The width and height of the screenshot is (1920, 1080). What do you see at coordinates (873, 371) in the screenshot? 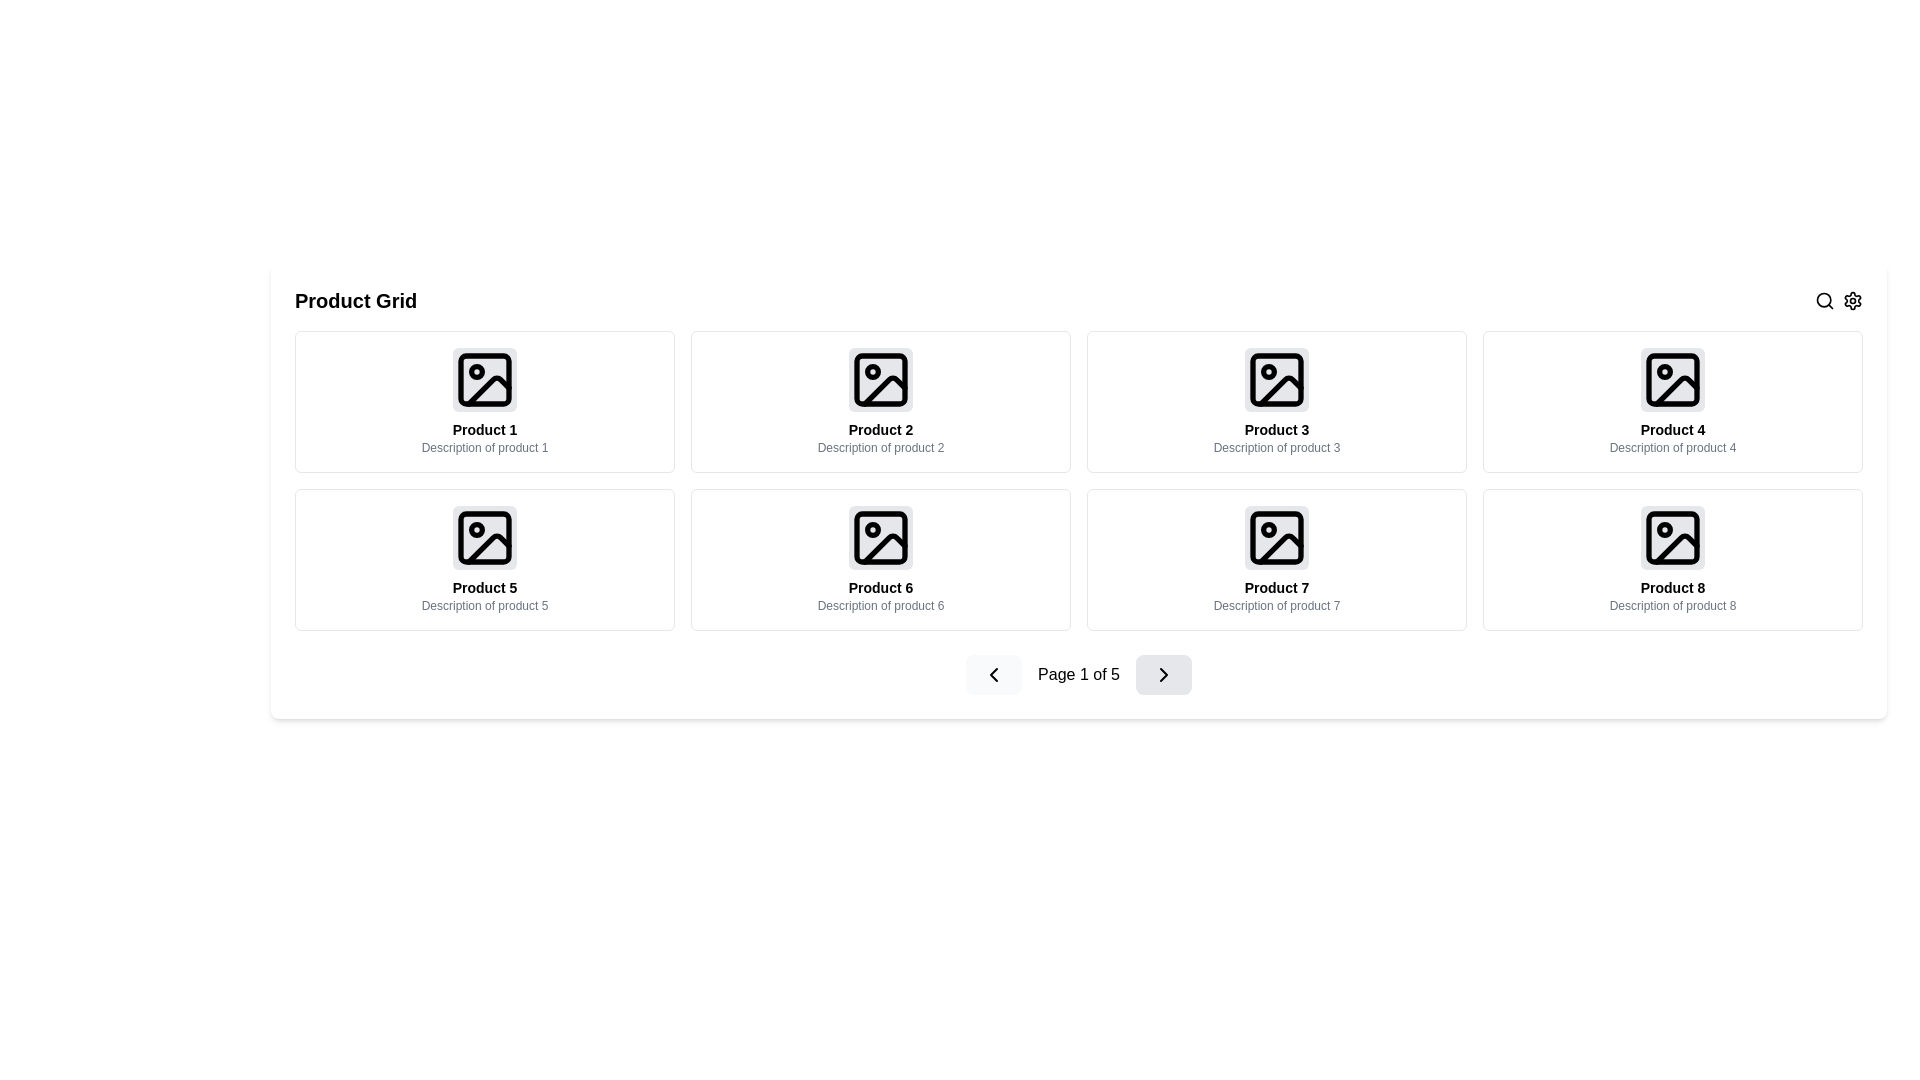
I see `the small circular shape located within the image placeholder graphic of the second product display from the left in the top row of the product grid` at bounding box center [873, 371].